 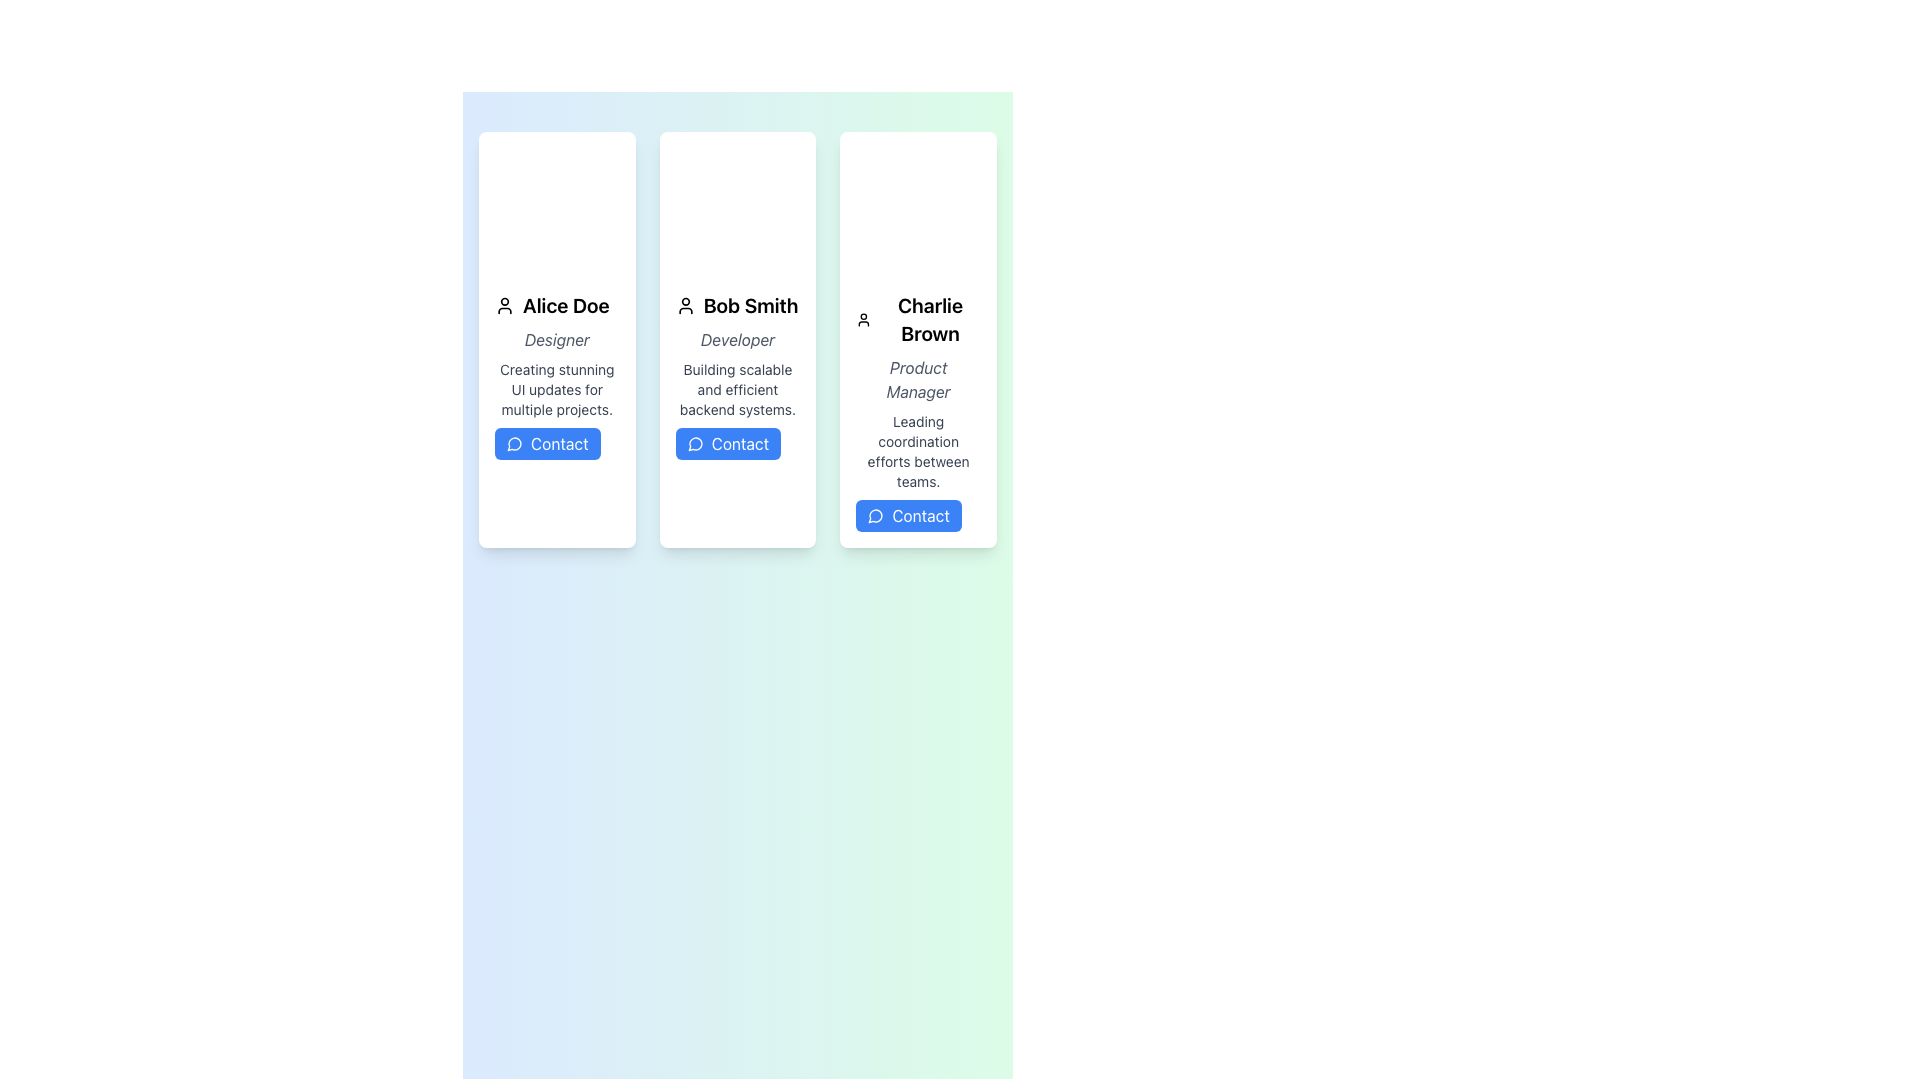 I want to click on the blue rectangular button with rounded corners labeled 'Contact', which includes a speech bubble icon, located at the bottom of the card layout for 'Alice Doe', so click(x=547, y=442).